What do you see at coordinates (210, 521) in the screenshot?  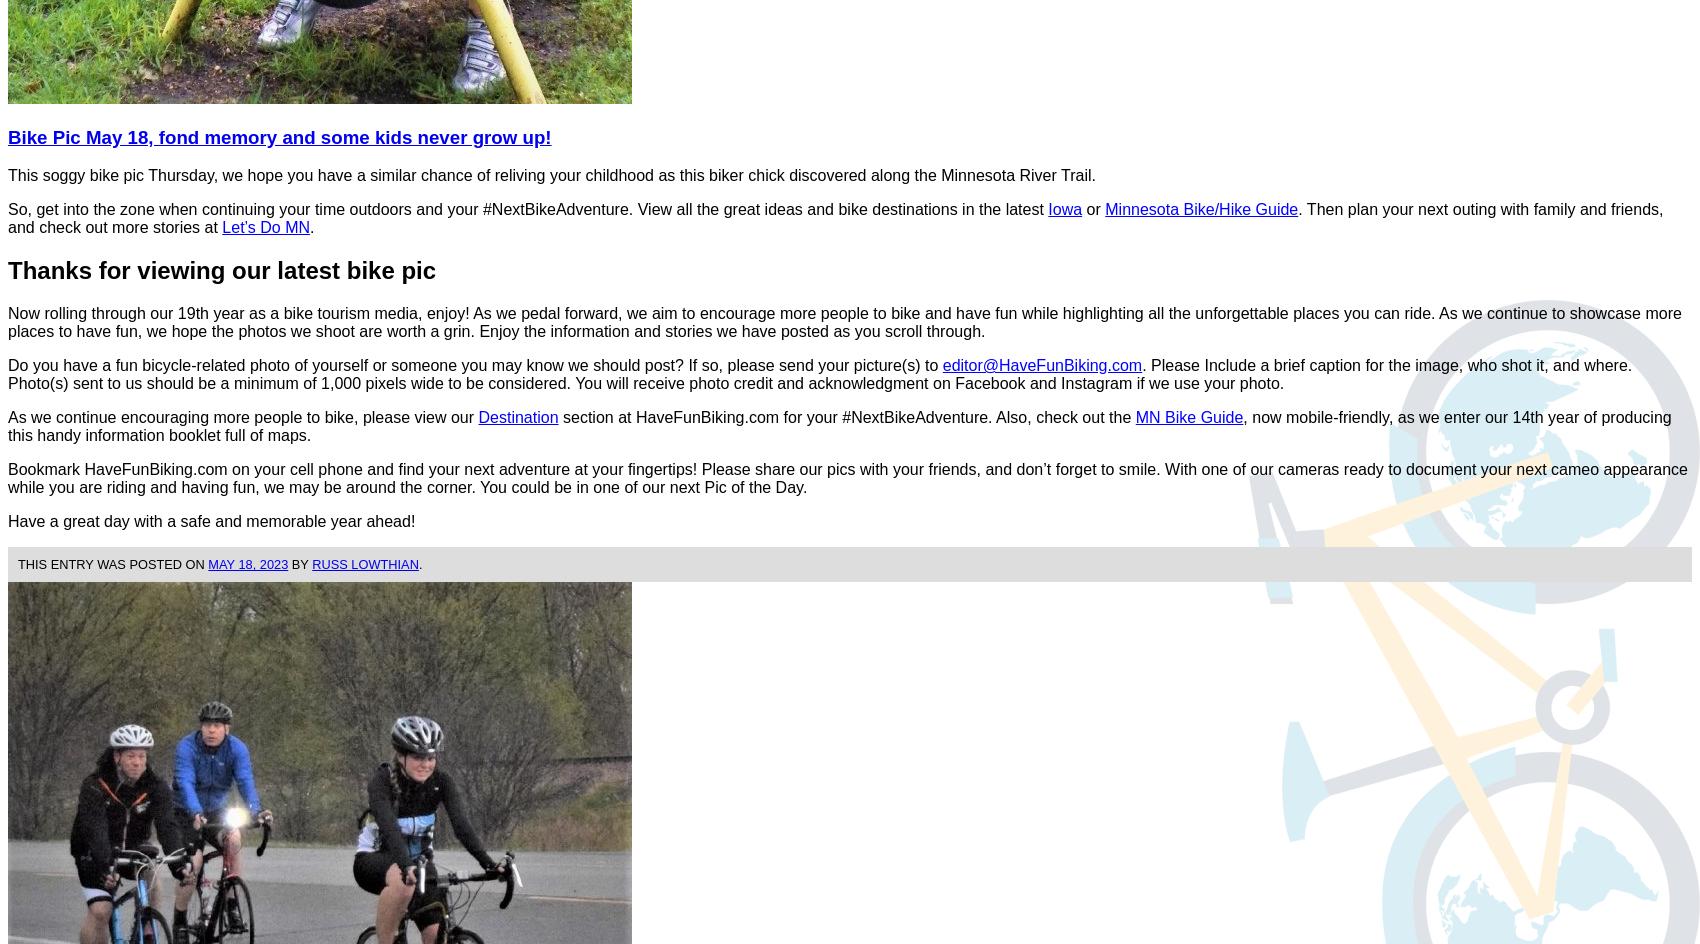 I see `'Have a great day with a safe and memorable year ahead!'` at bounding box center [210, 521].